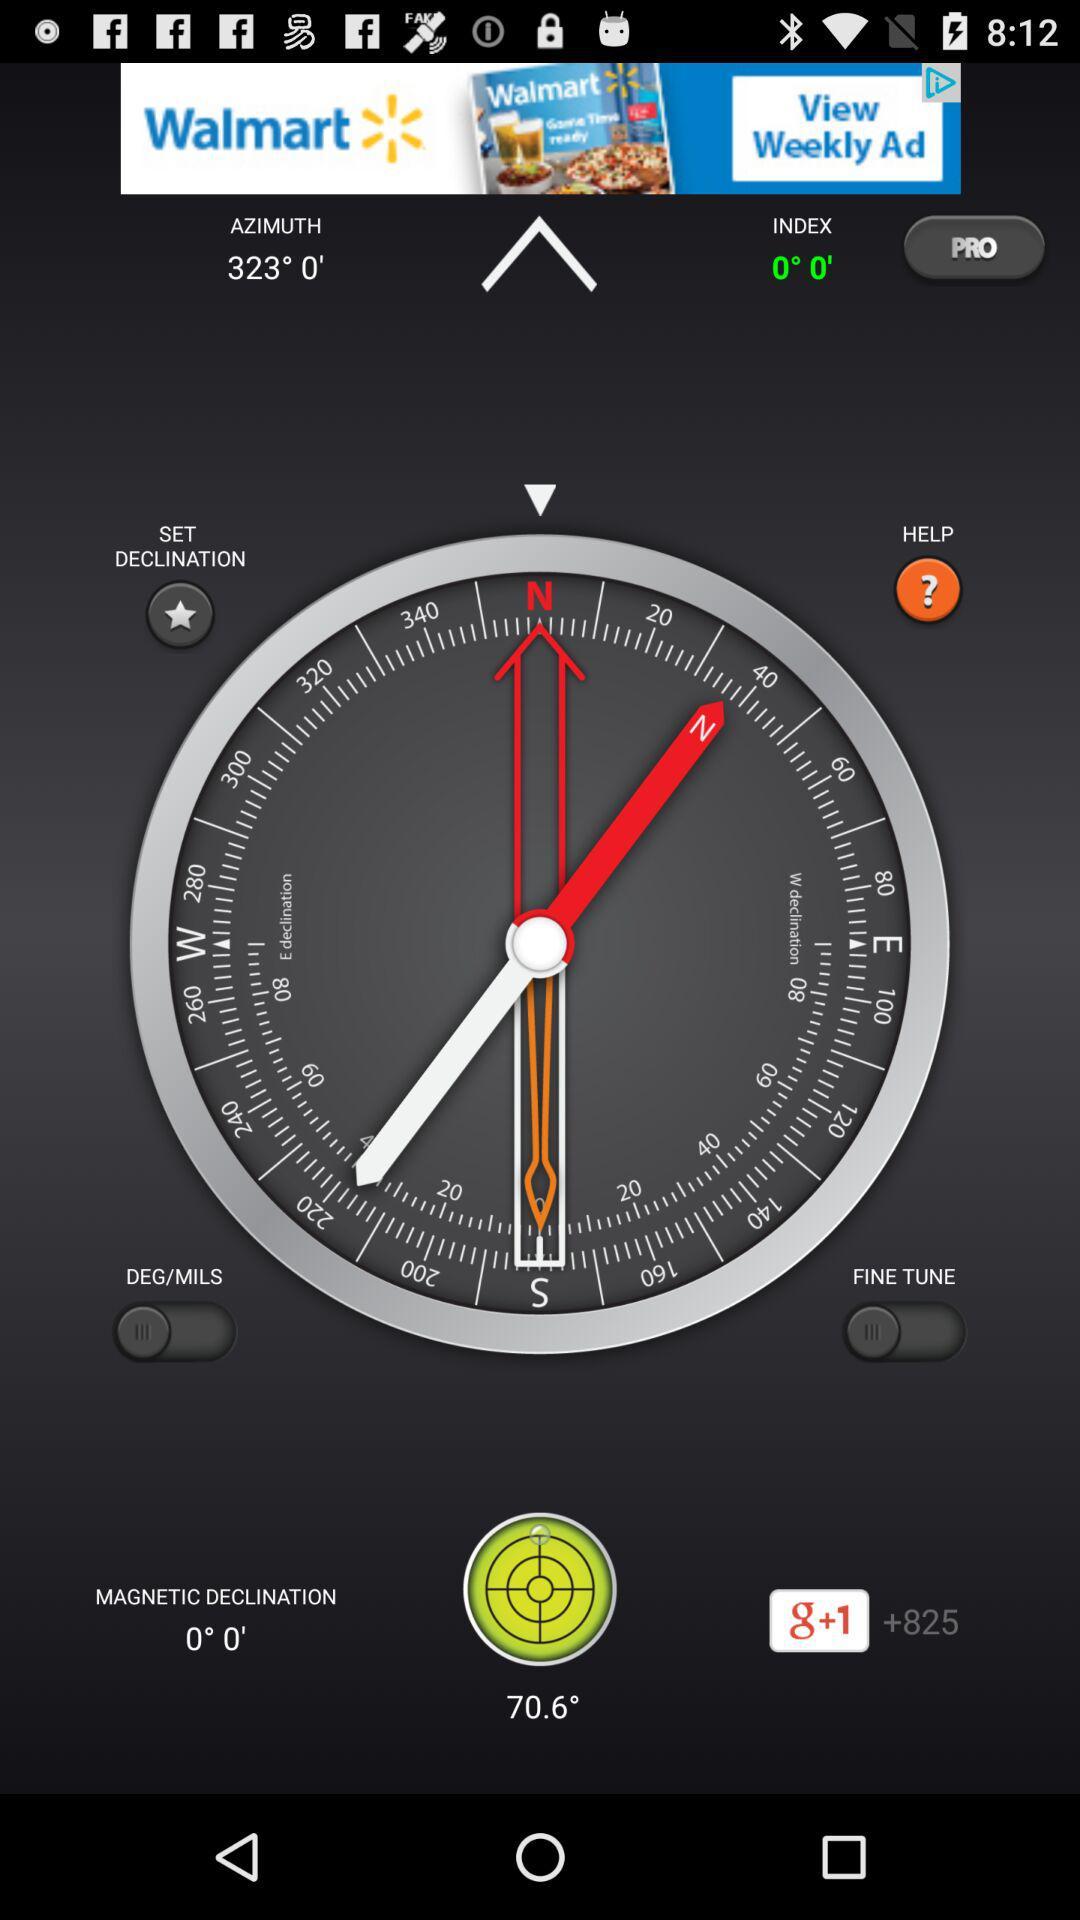 The height and width of the screenshot is (1920, 1080). What do you see at coordinates (540, 127) in the screenshot?
I see `advertisements` at bounding box center [540, 127].